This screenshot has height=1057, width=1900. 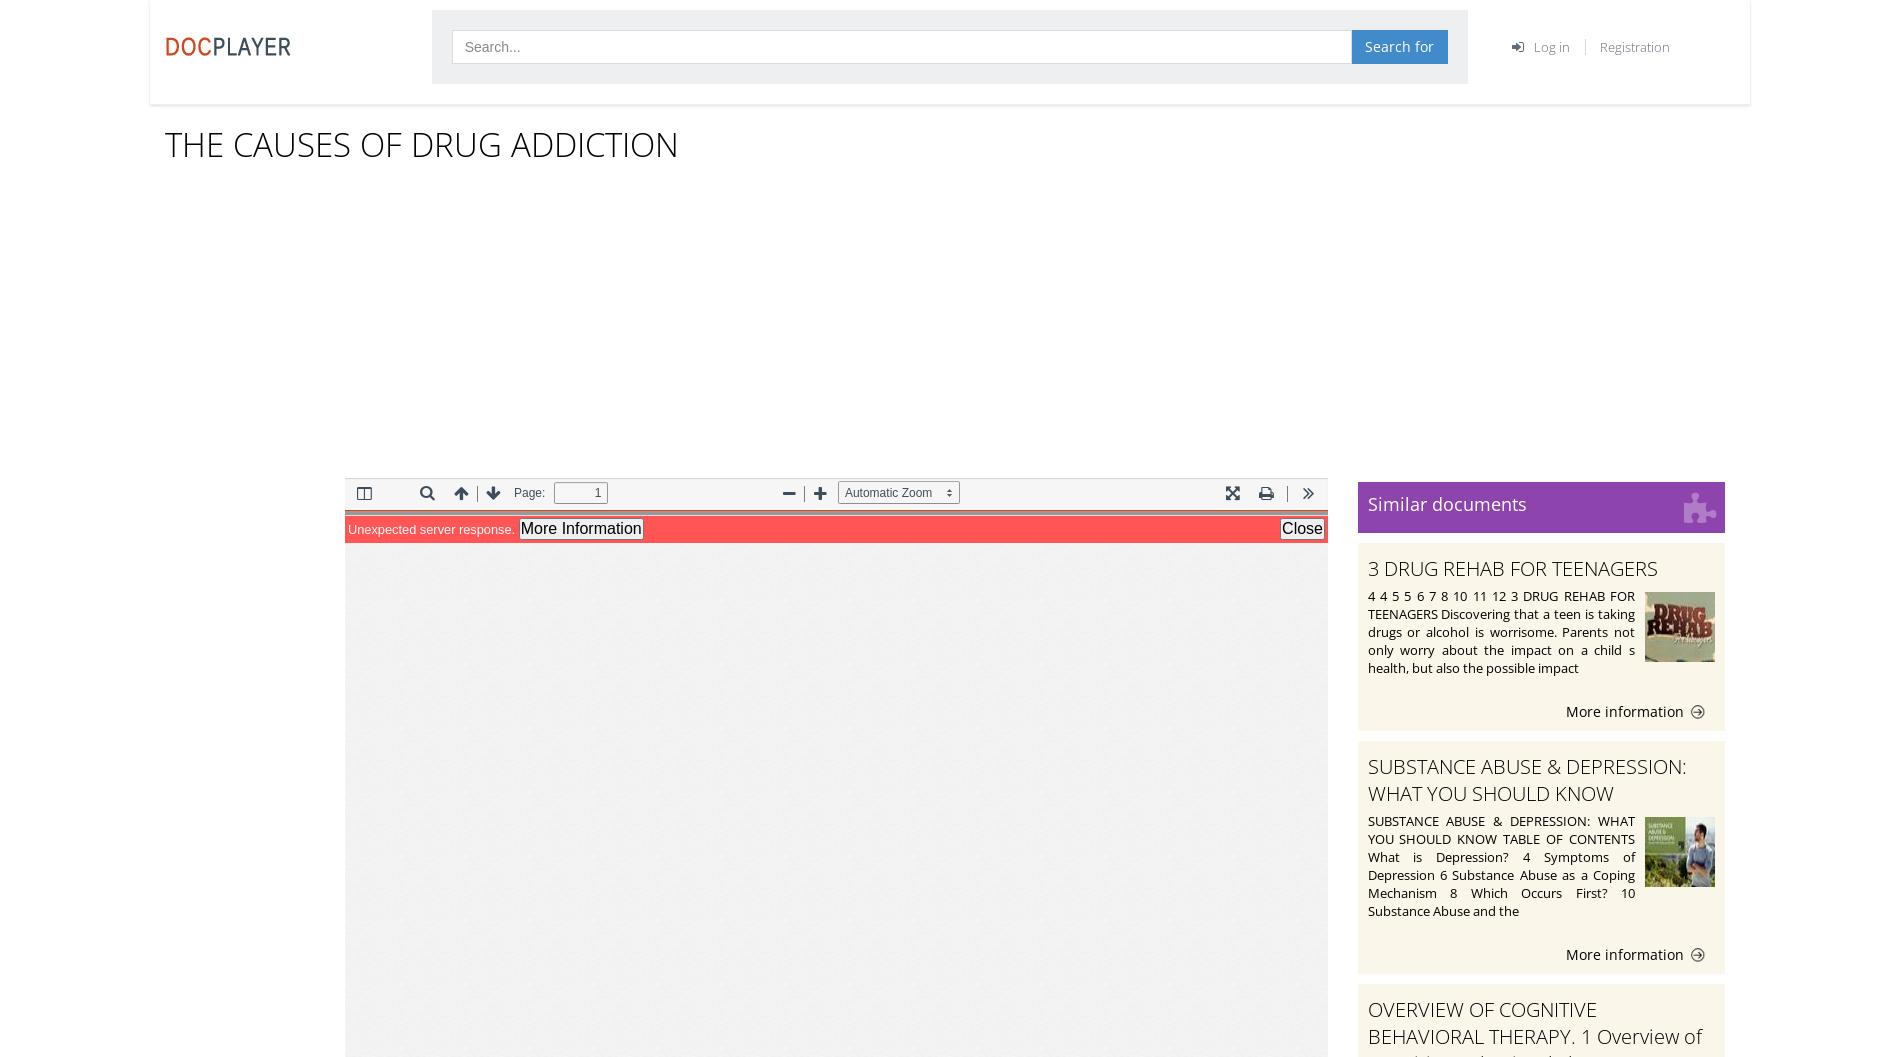 I want to click on '4 4 5 5 6 7 8 10 11 12 3 DRUG REHAB FOR TEENAGERS Discovering that a teen is taking drugs or alcohol is worrisome. Parents not only worry about the impact on a child s health, but also the possible impact', so click(x=1501, y=631).